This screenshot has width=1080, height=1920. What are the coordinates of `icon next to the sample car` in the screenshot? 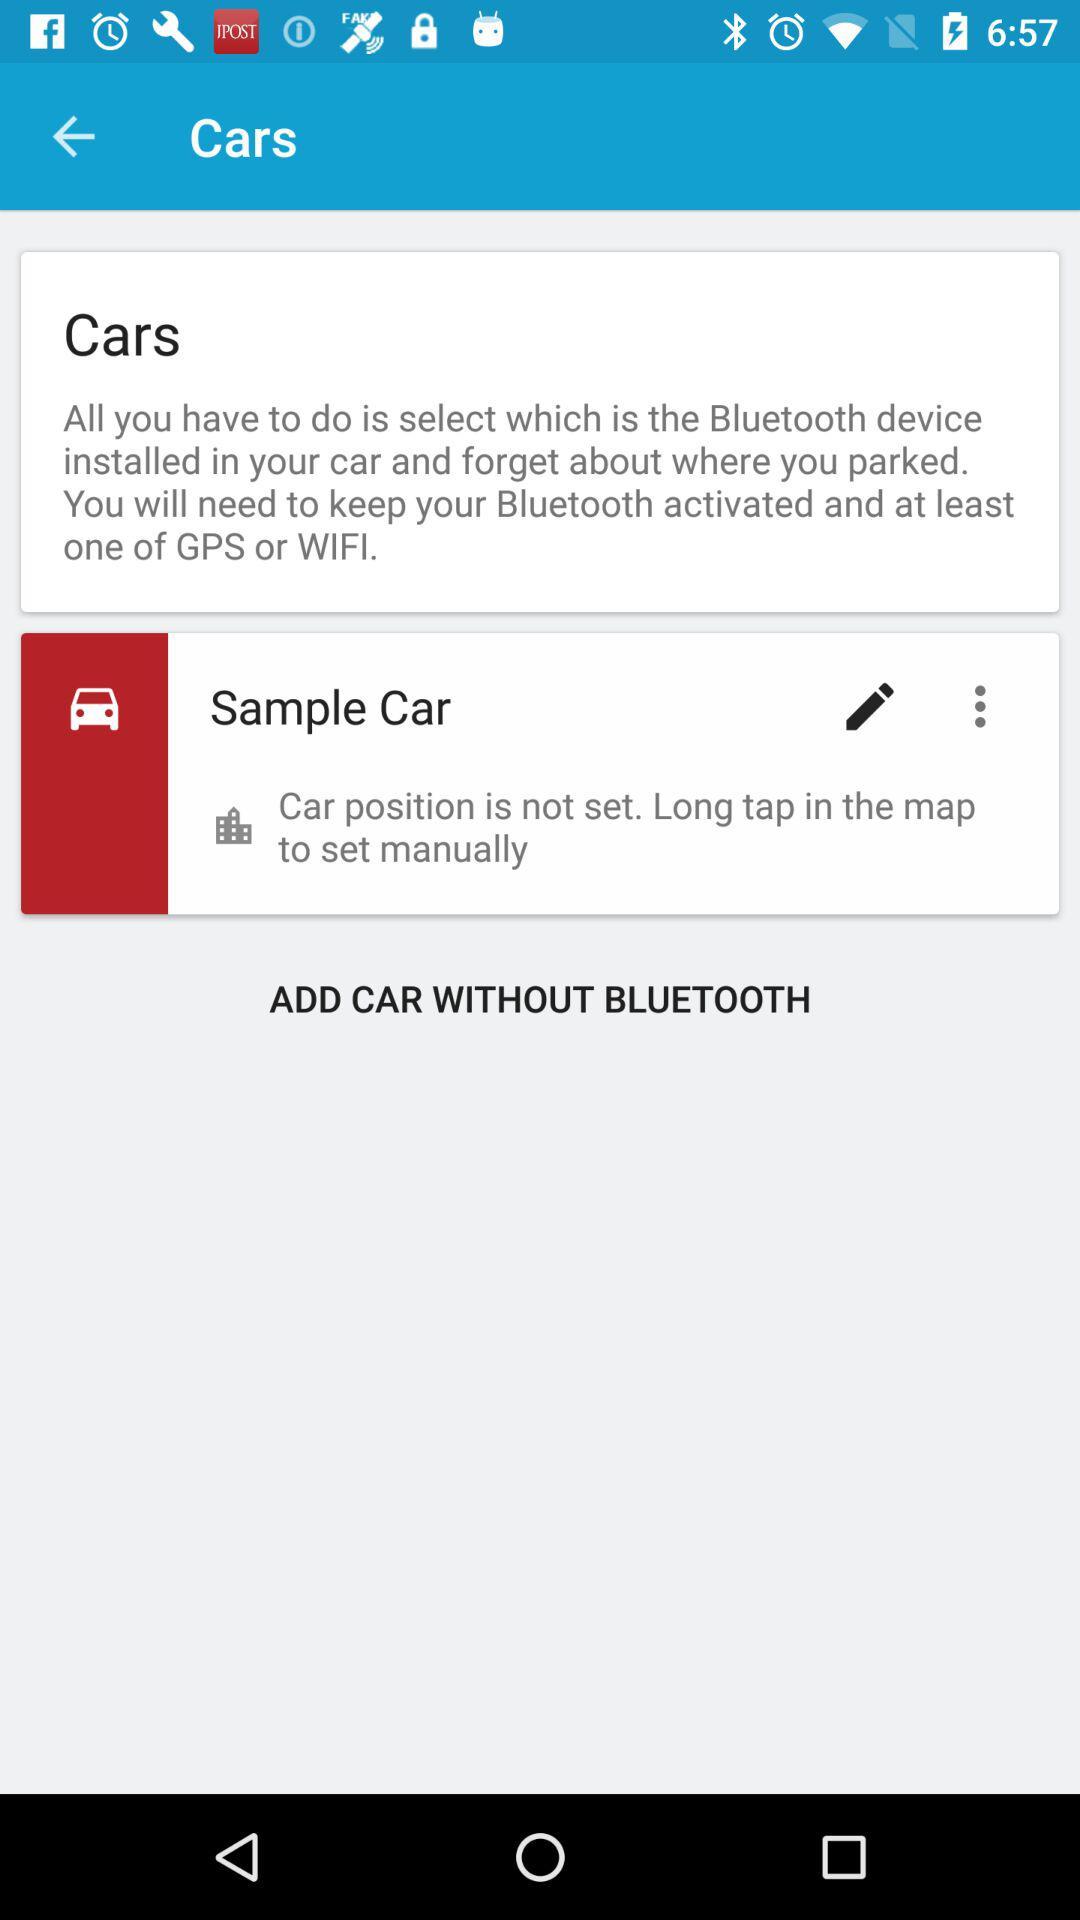 It's located at (869, 706).